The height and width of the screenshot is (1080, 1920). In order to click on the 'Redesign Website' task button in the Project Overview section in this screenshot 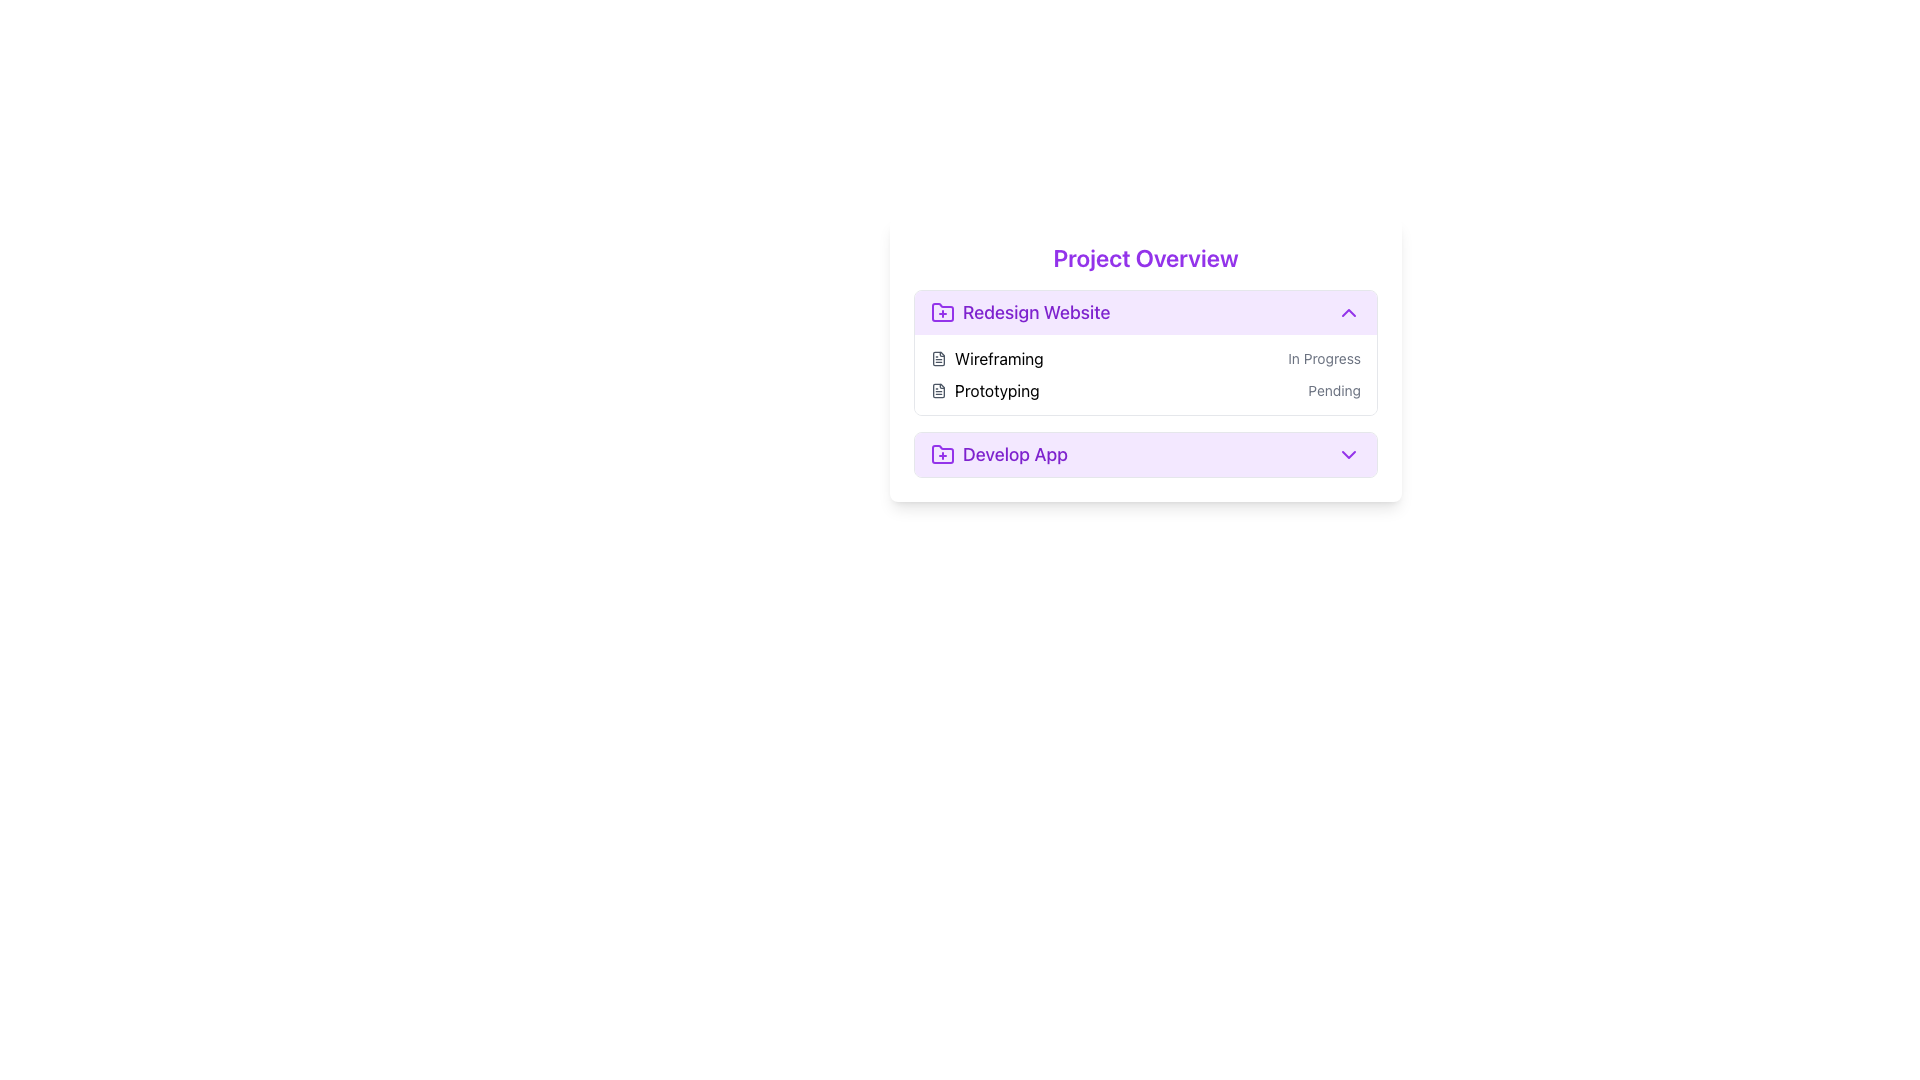, I will do `click(1020, 312)`.